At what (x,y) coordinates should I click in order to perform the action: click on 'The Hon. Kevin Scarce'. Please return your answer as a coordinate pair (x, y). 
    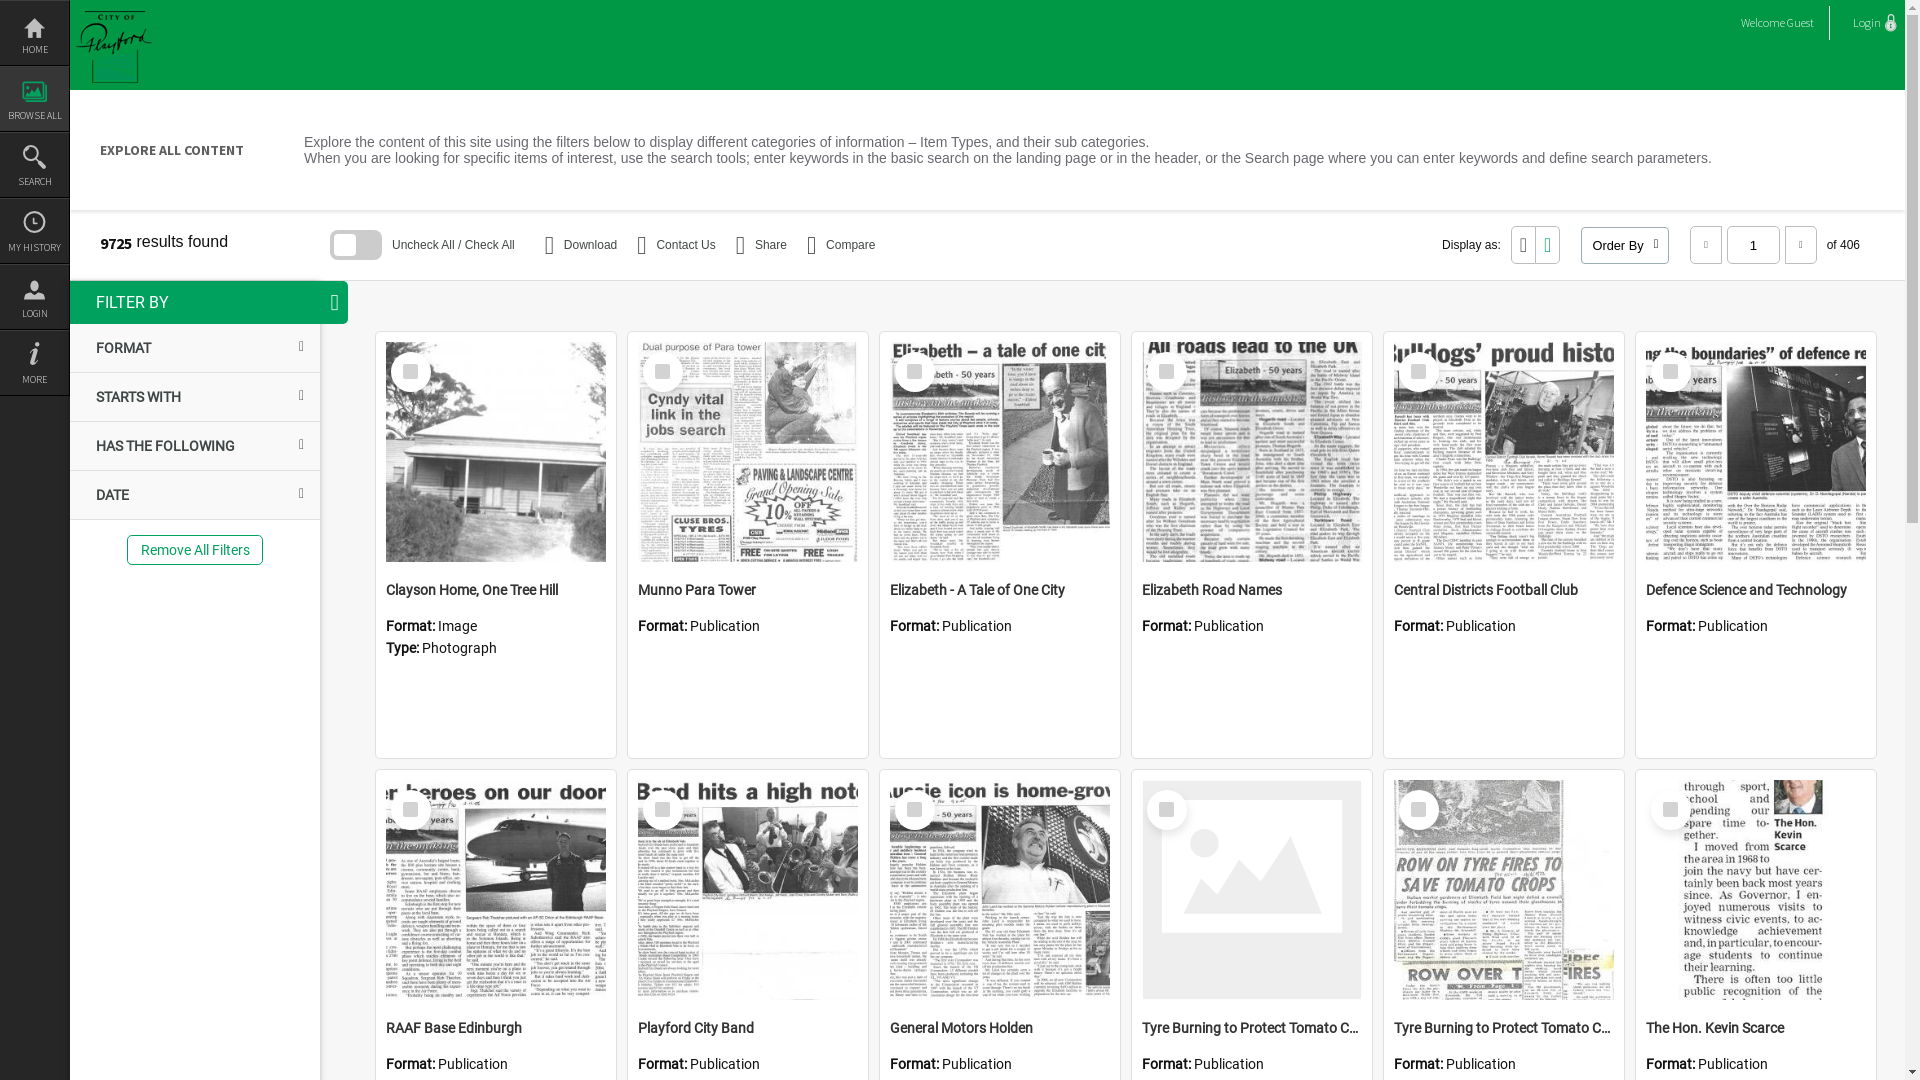
    Looking at the image, I should click on (1755, 1028).